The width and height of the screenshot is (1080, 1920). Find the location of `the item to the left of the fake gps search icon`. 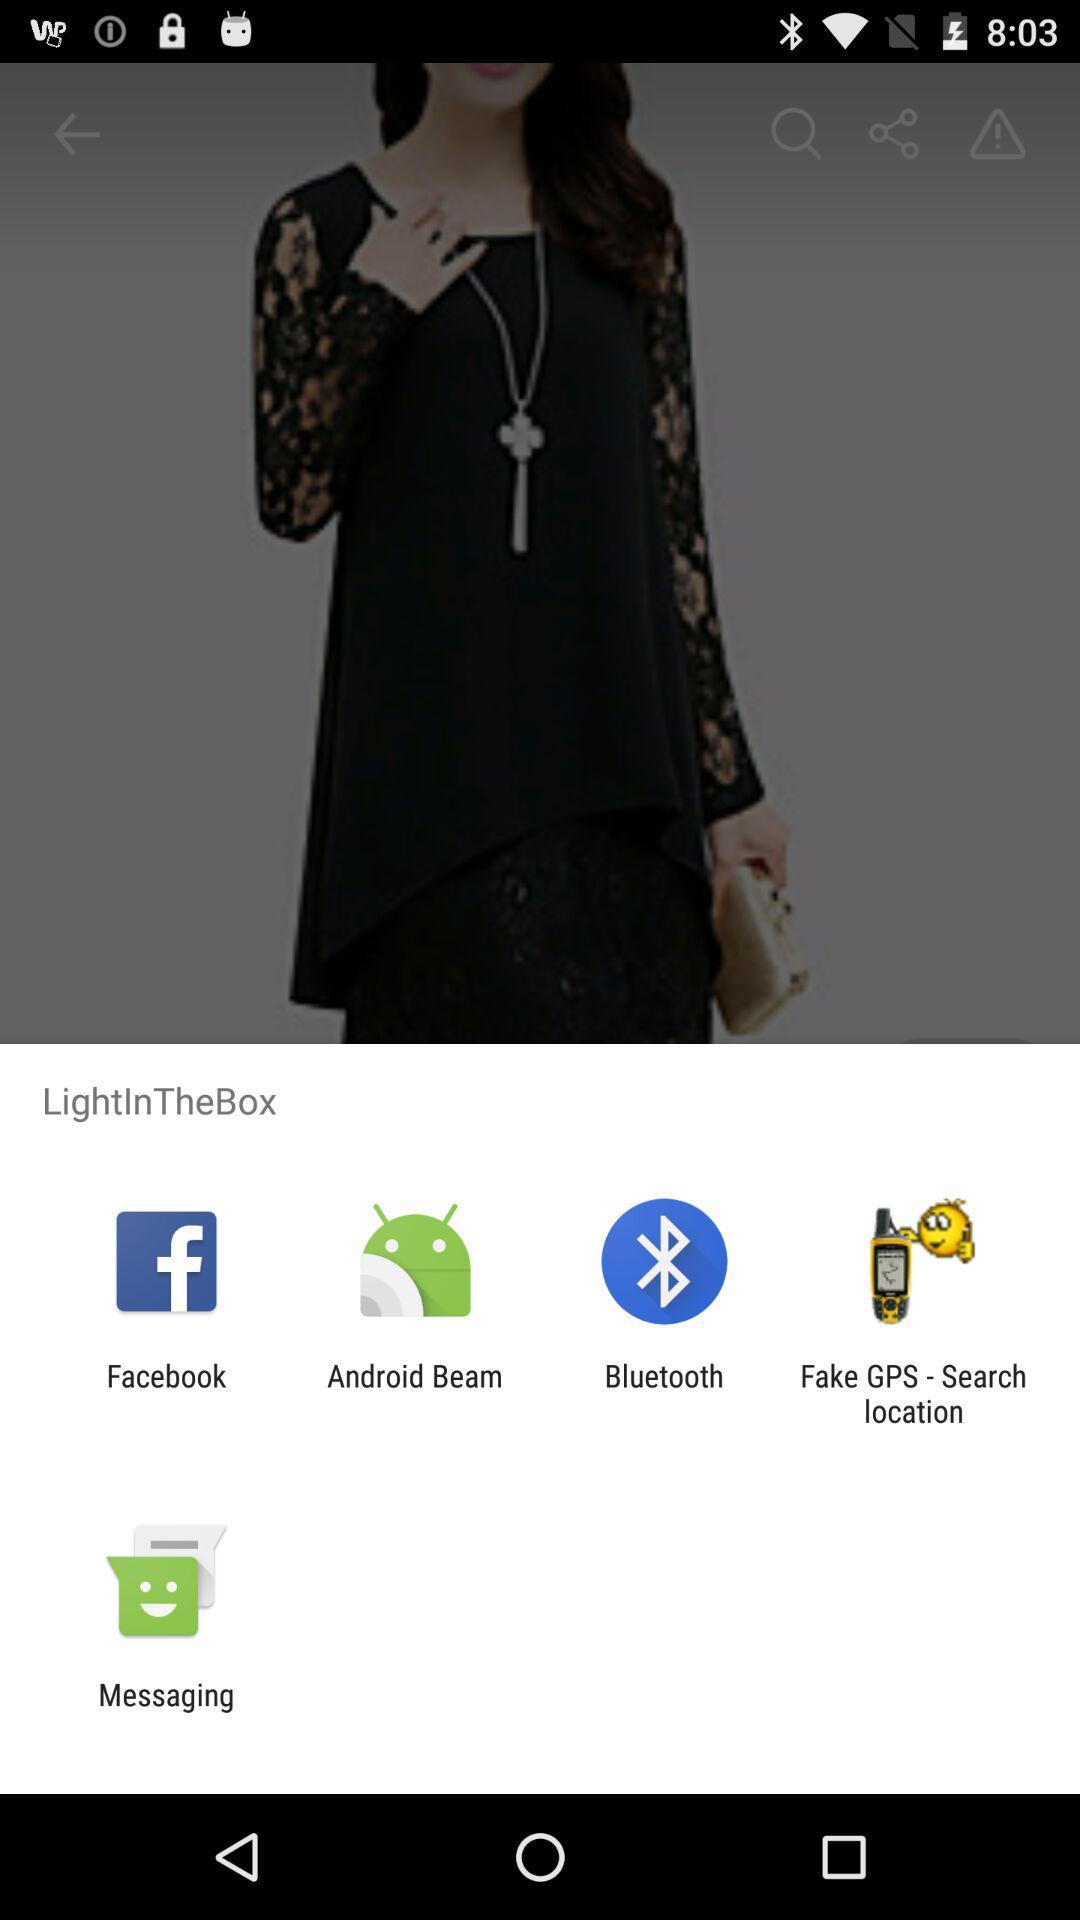

the item to the left of the fake gps search icon is located at coordinates (664, 1392).